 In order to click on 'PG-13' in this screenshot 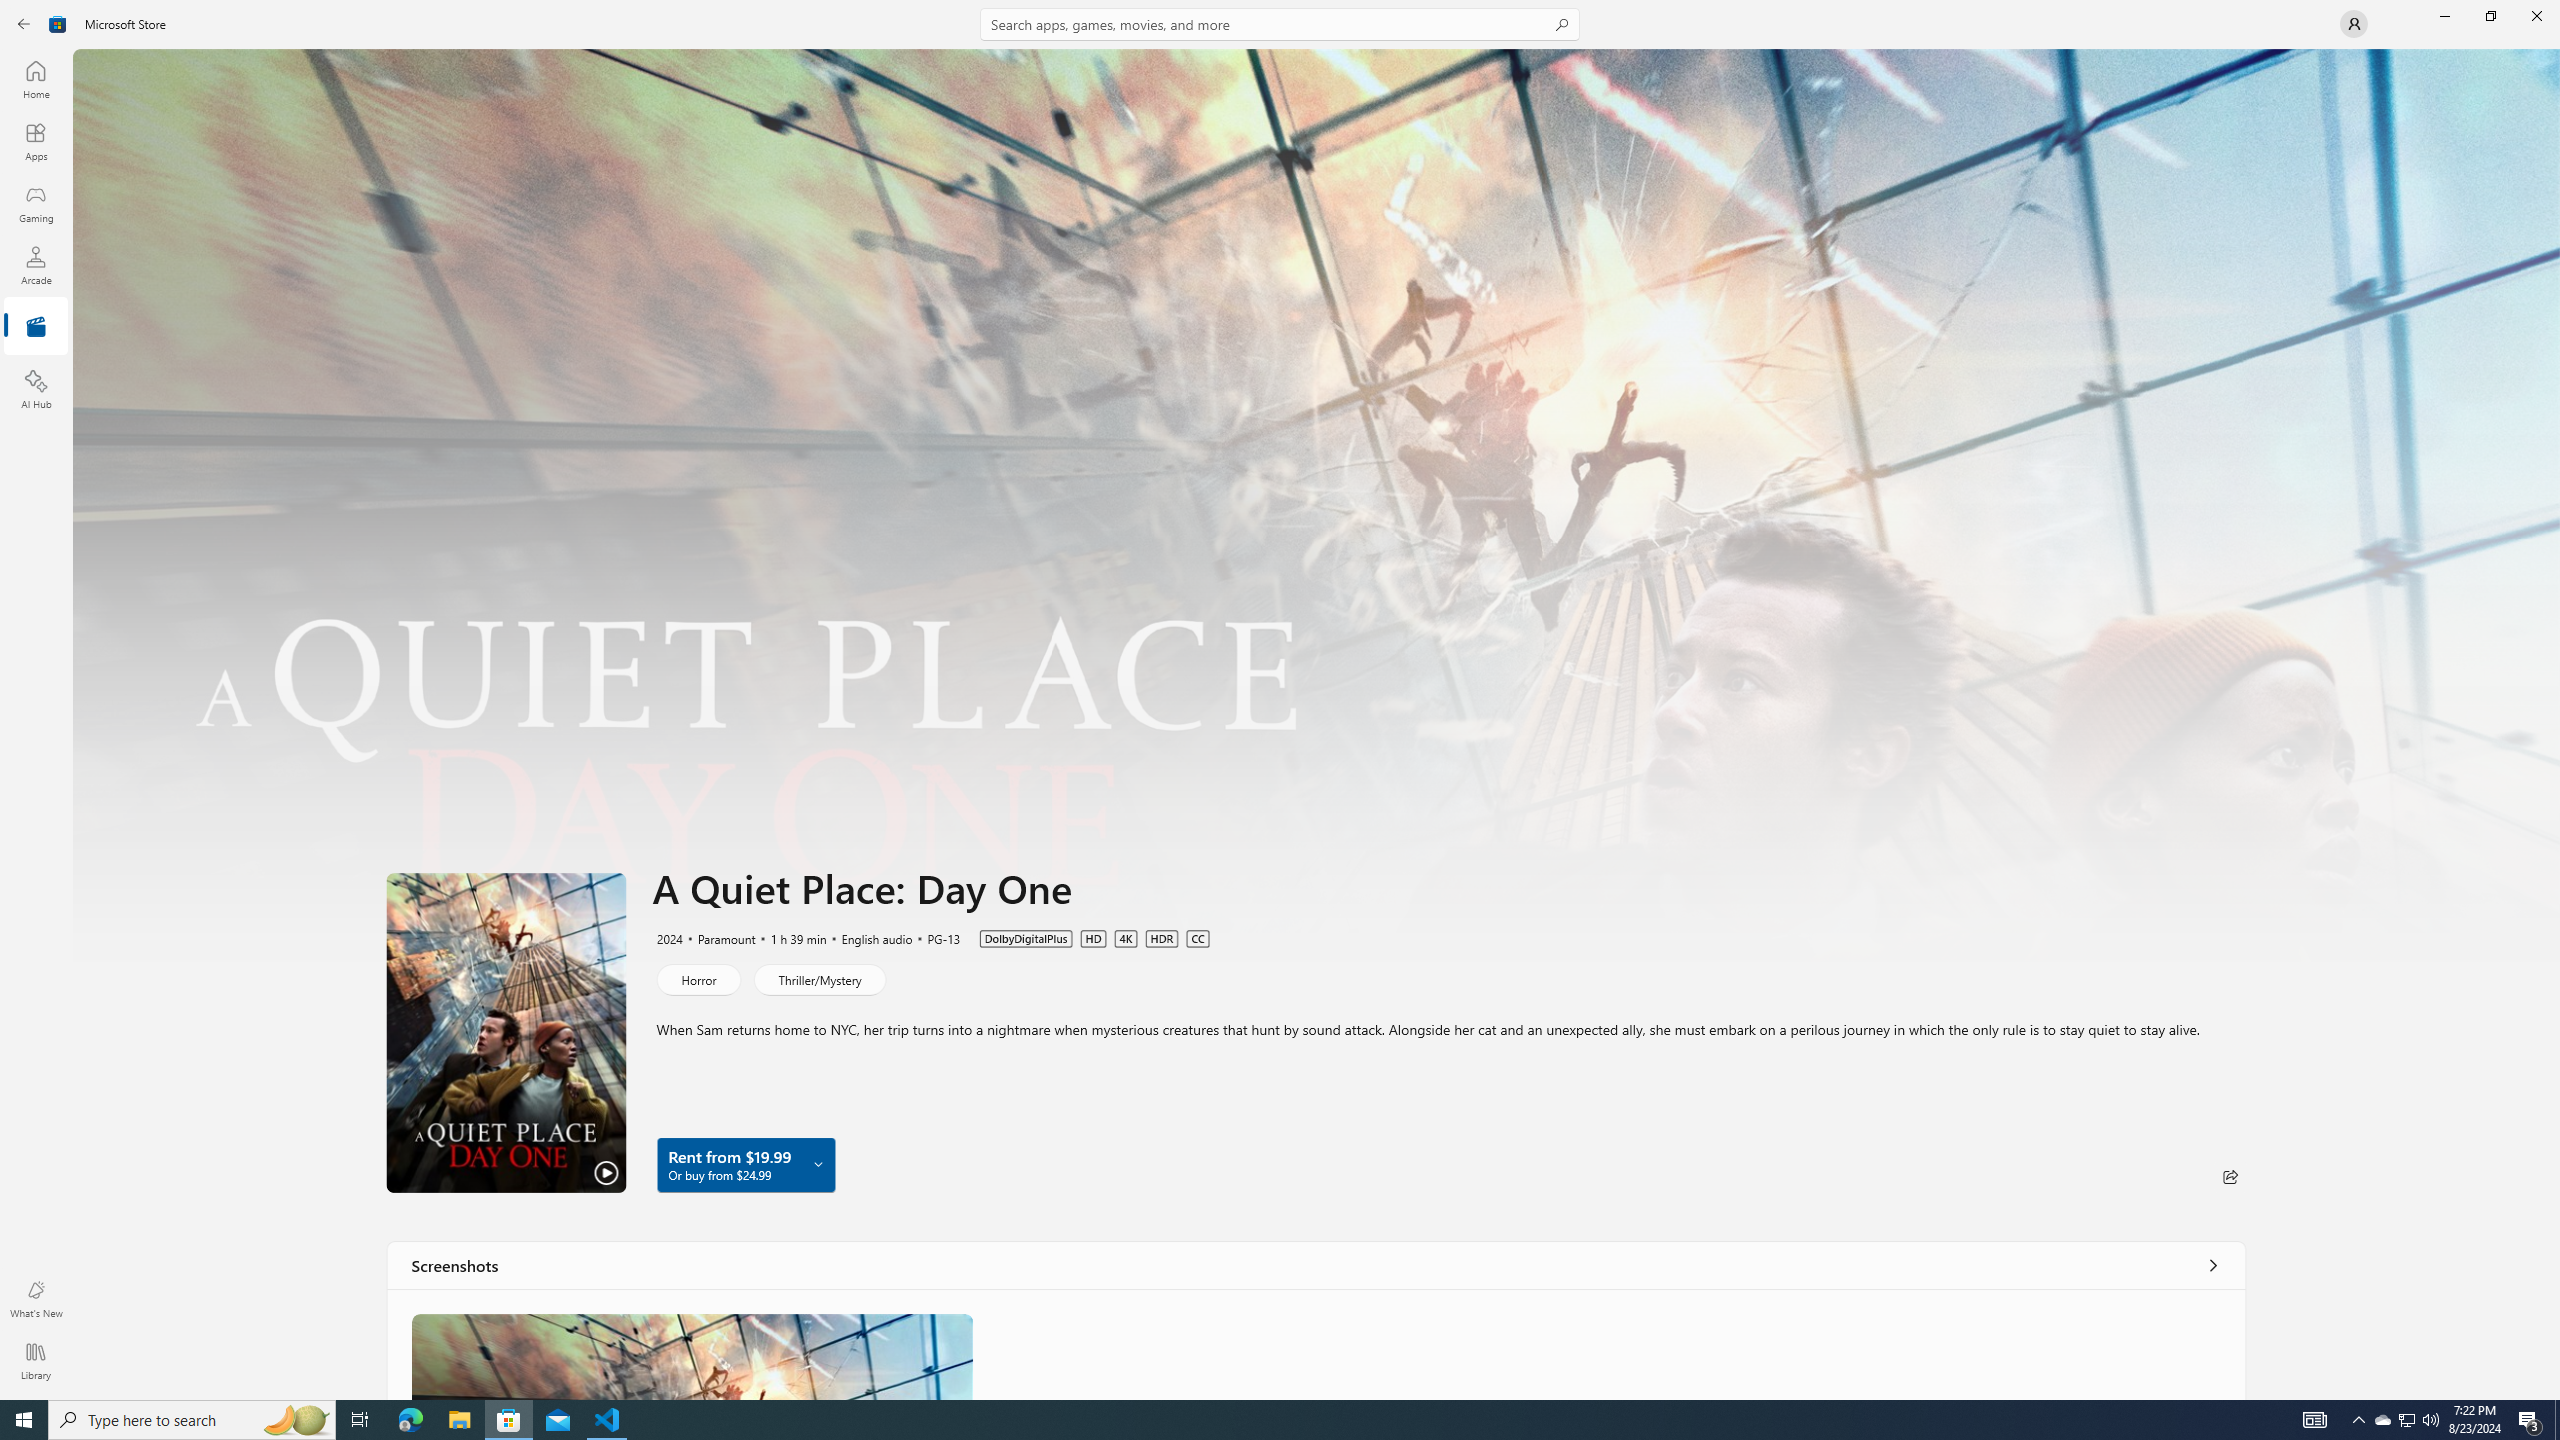, I will do `click(933, 938)`.